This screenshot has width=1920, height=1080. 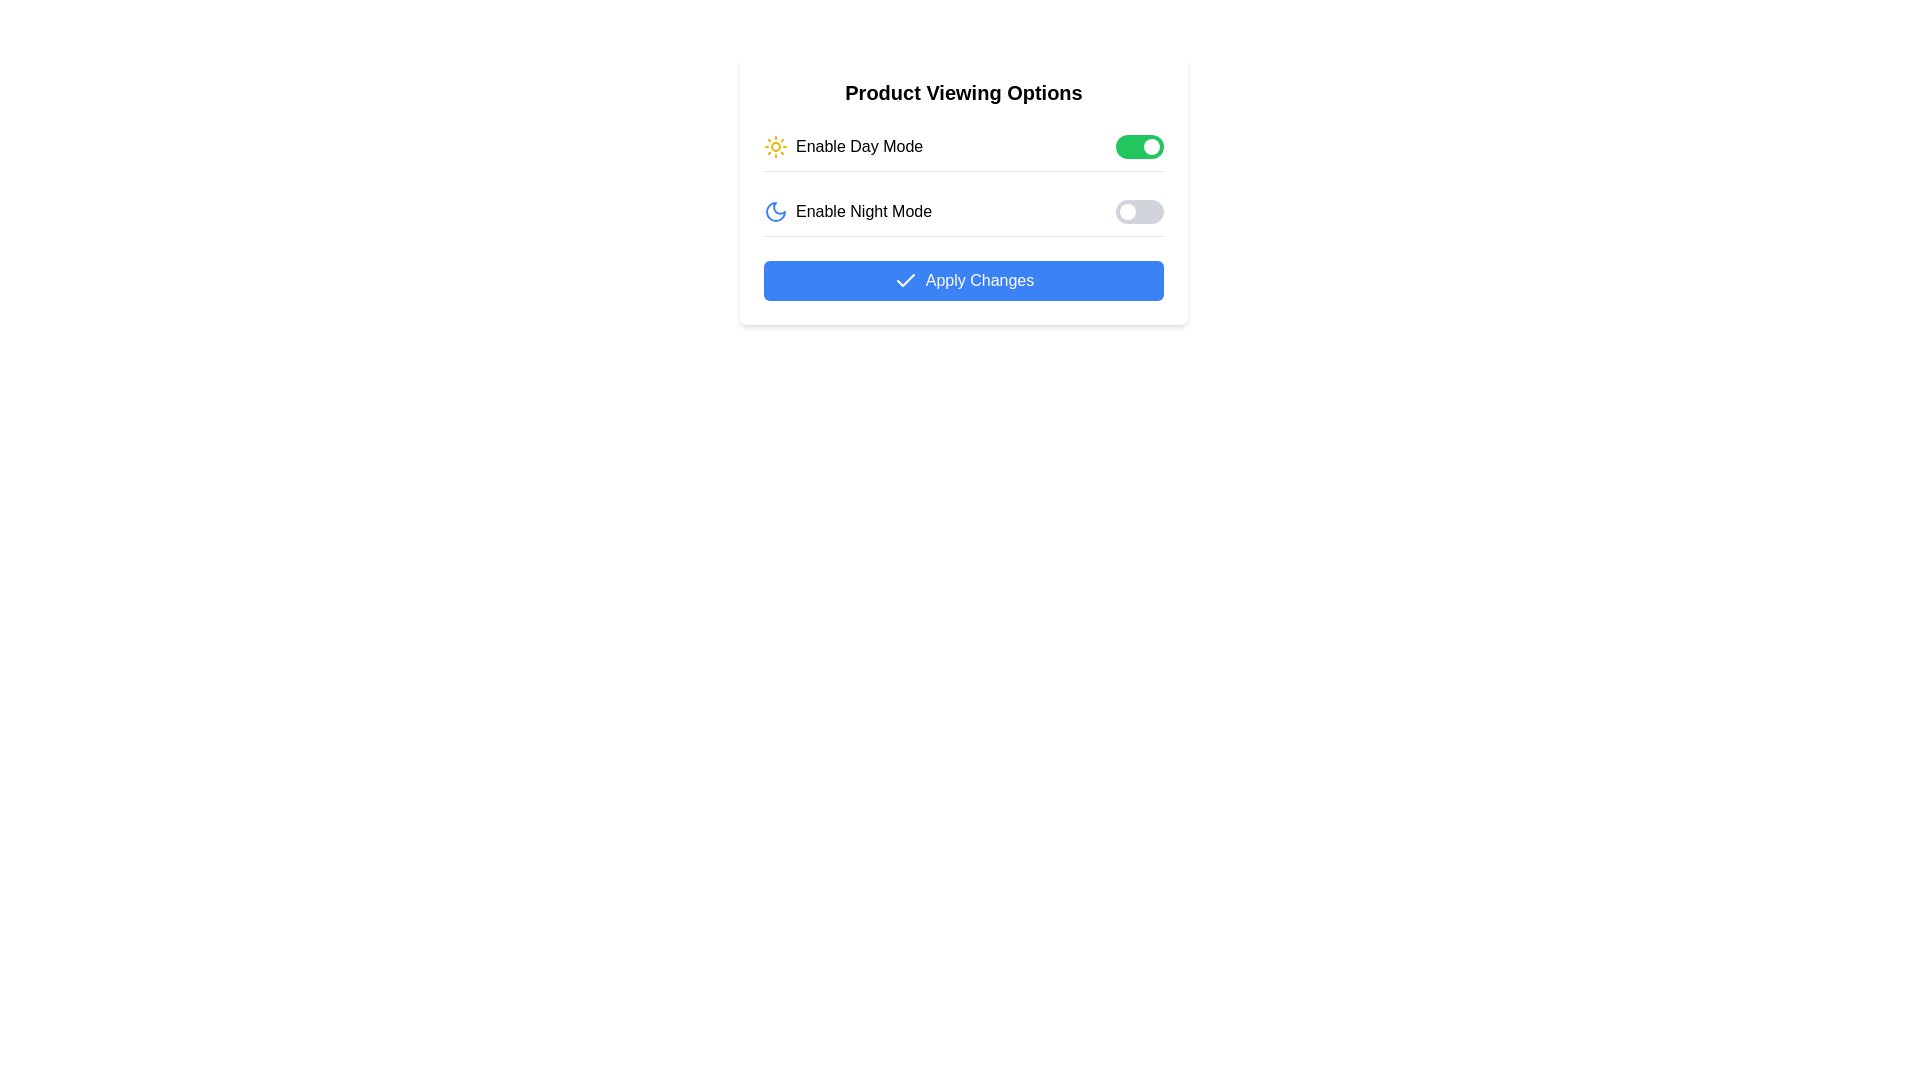 What do you see at coordinates (964, 212) in the screenshot?
I see `the 'Enable Night Mode' toggle switch in the 'Product Viewing Options' section` at bounding box center [964, 212].